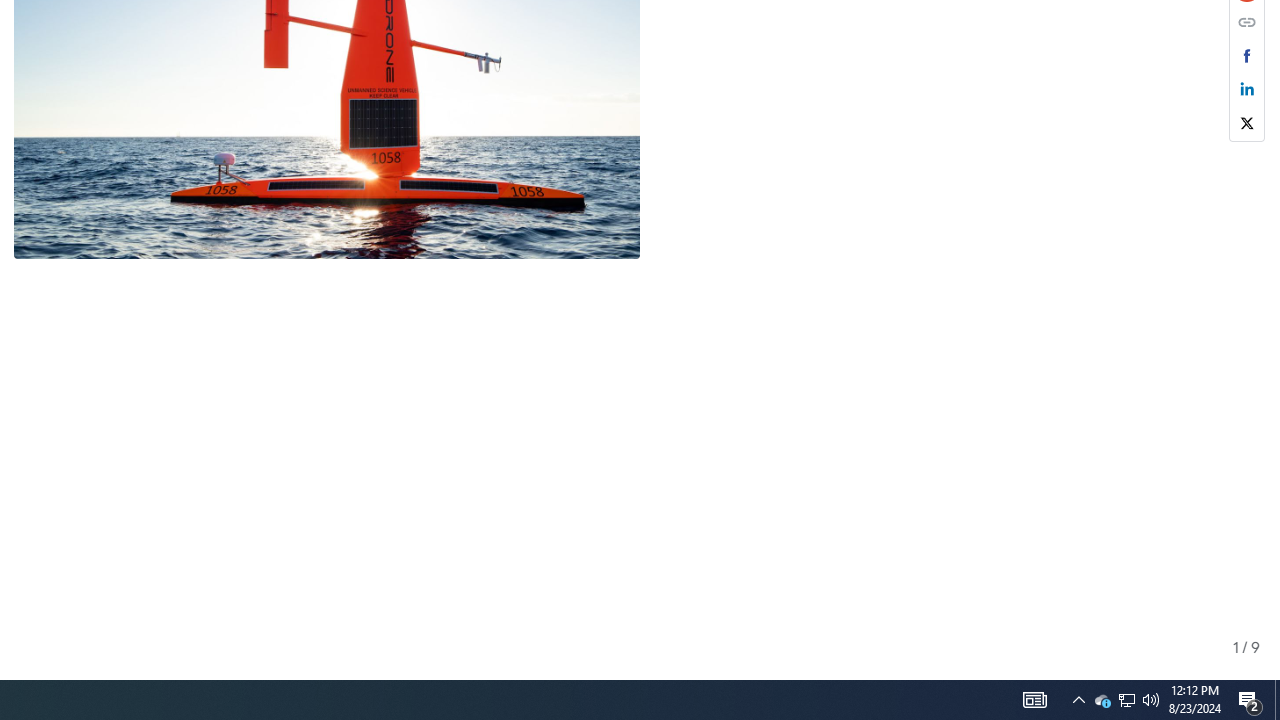 The width and height of the screenshot is (1280, 720). Describe the element at coordinates (1078, 698) in the screenshot. I see `'Notification Chevron'` at that location.